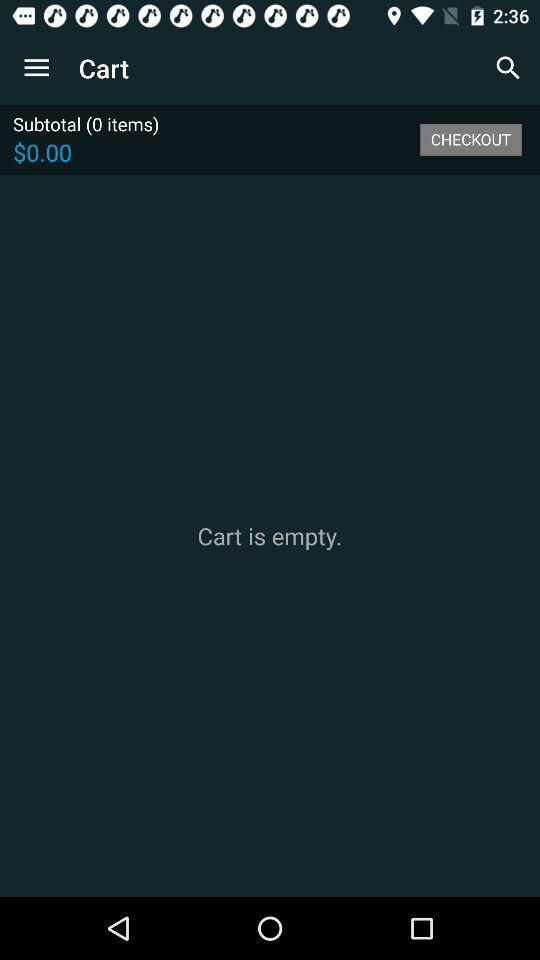  I want to click on checkout icon, so click(470, 138).